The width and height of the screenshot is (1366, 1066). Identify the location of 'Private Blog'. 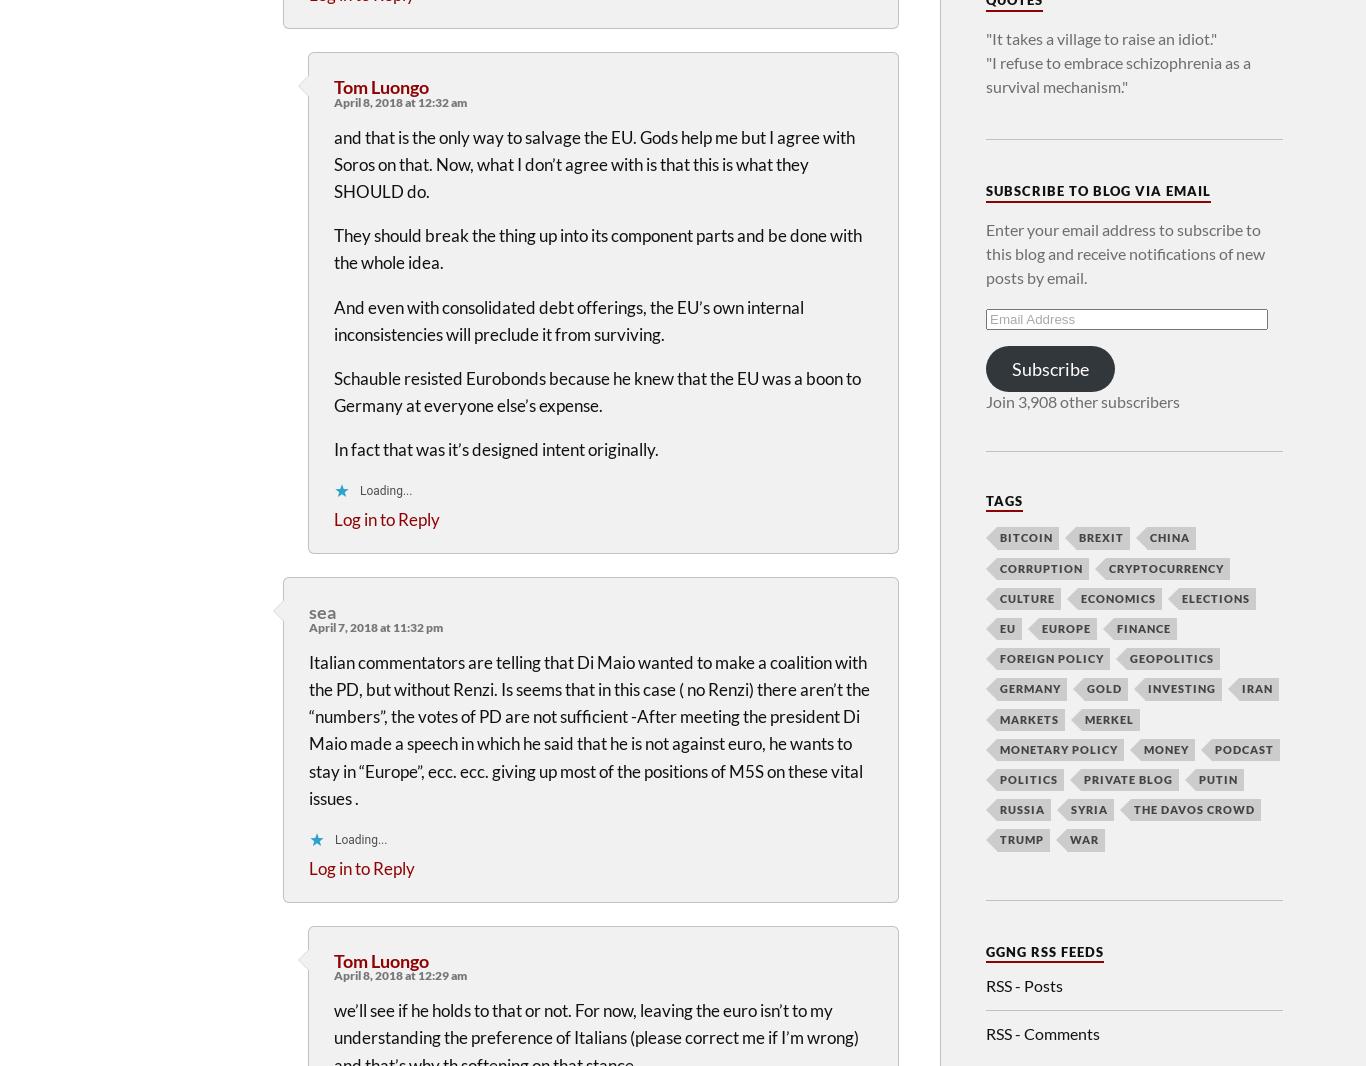
(1127, 778).